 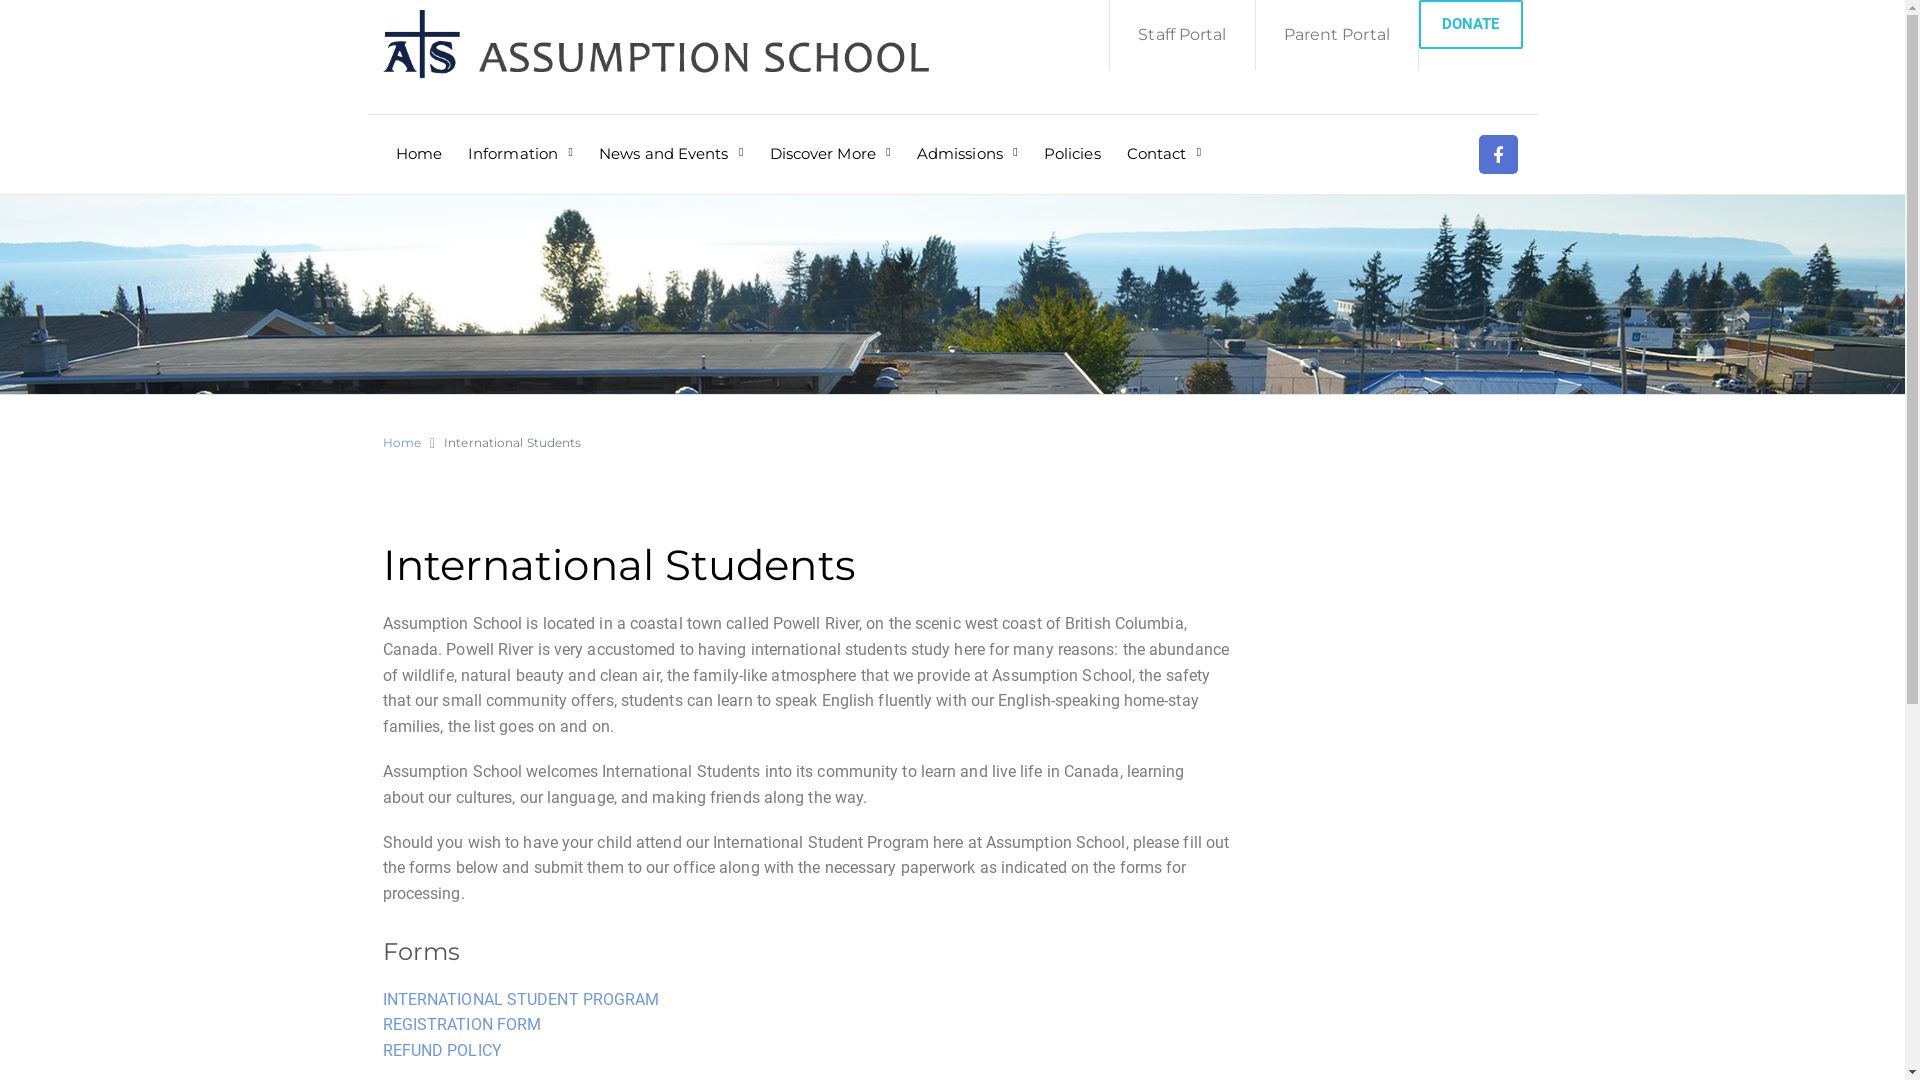 What do you see at coordinates (1042, 139) in the screenshot?
I see `'Policies'` at bounding box center [1042, 139].